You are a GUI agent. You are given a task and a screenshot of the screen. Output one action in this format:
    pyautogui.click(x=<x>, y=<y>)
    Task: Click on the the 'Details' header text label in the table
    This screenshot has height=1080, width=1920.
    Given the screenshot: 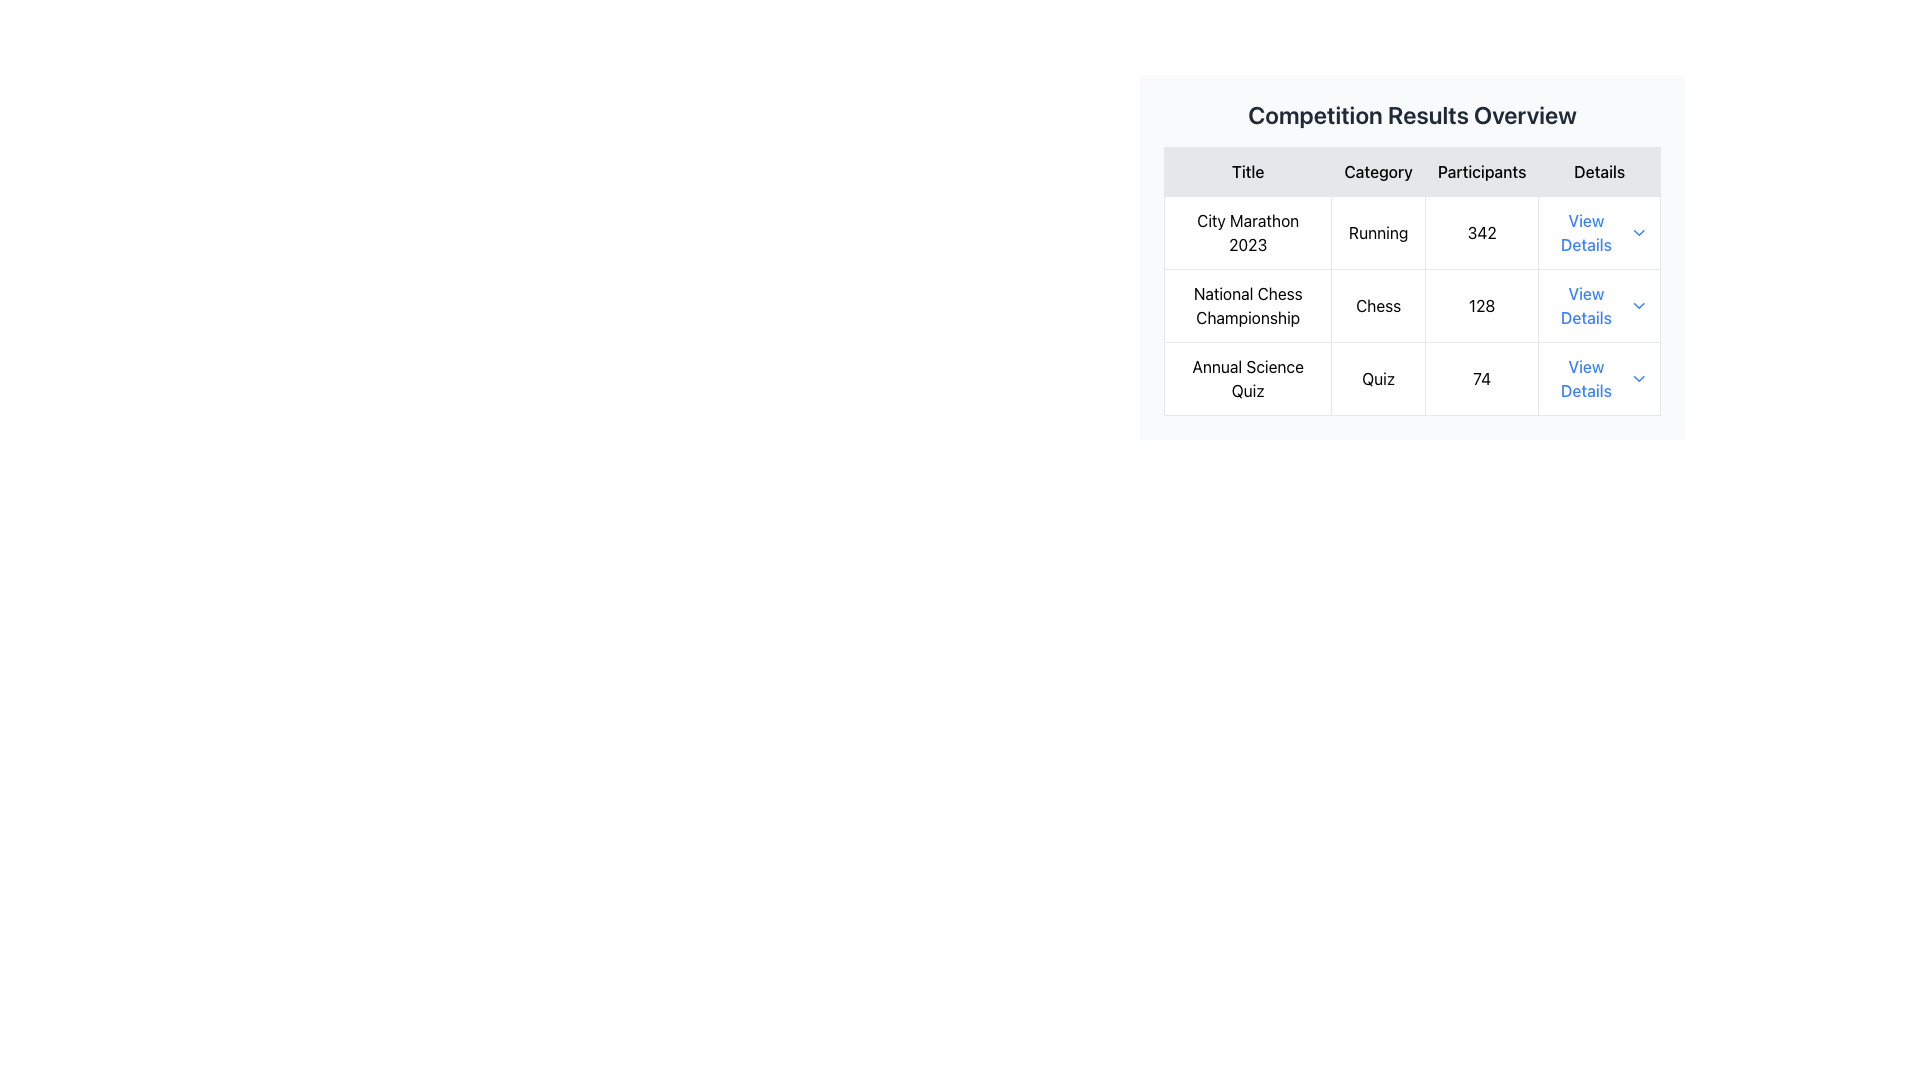 What is the action you would take?
    pyautogui.click(x=1598, y=171)
    